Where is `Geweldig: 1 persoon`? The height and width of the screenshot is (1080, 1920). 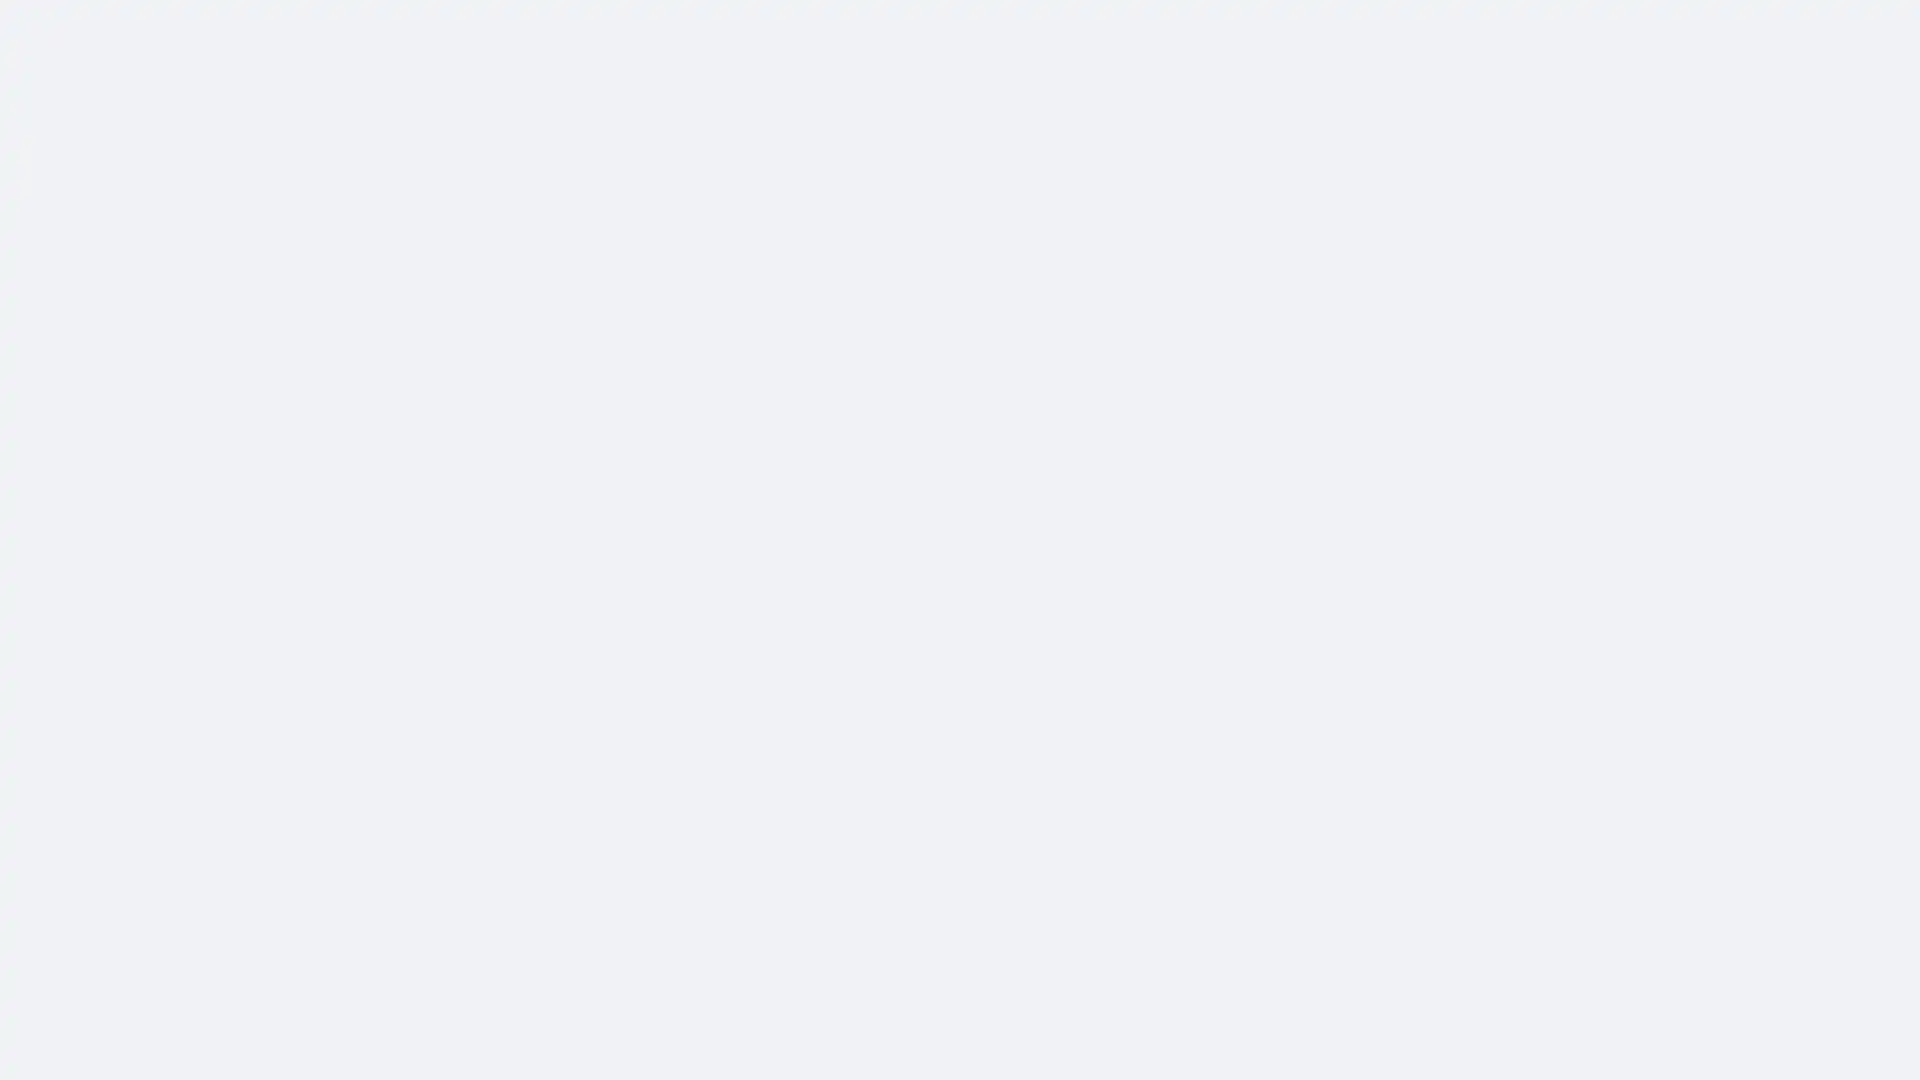
Geweldig: 1 persoon is located at coordinates (941, 892).